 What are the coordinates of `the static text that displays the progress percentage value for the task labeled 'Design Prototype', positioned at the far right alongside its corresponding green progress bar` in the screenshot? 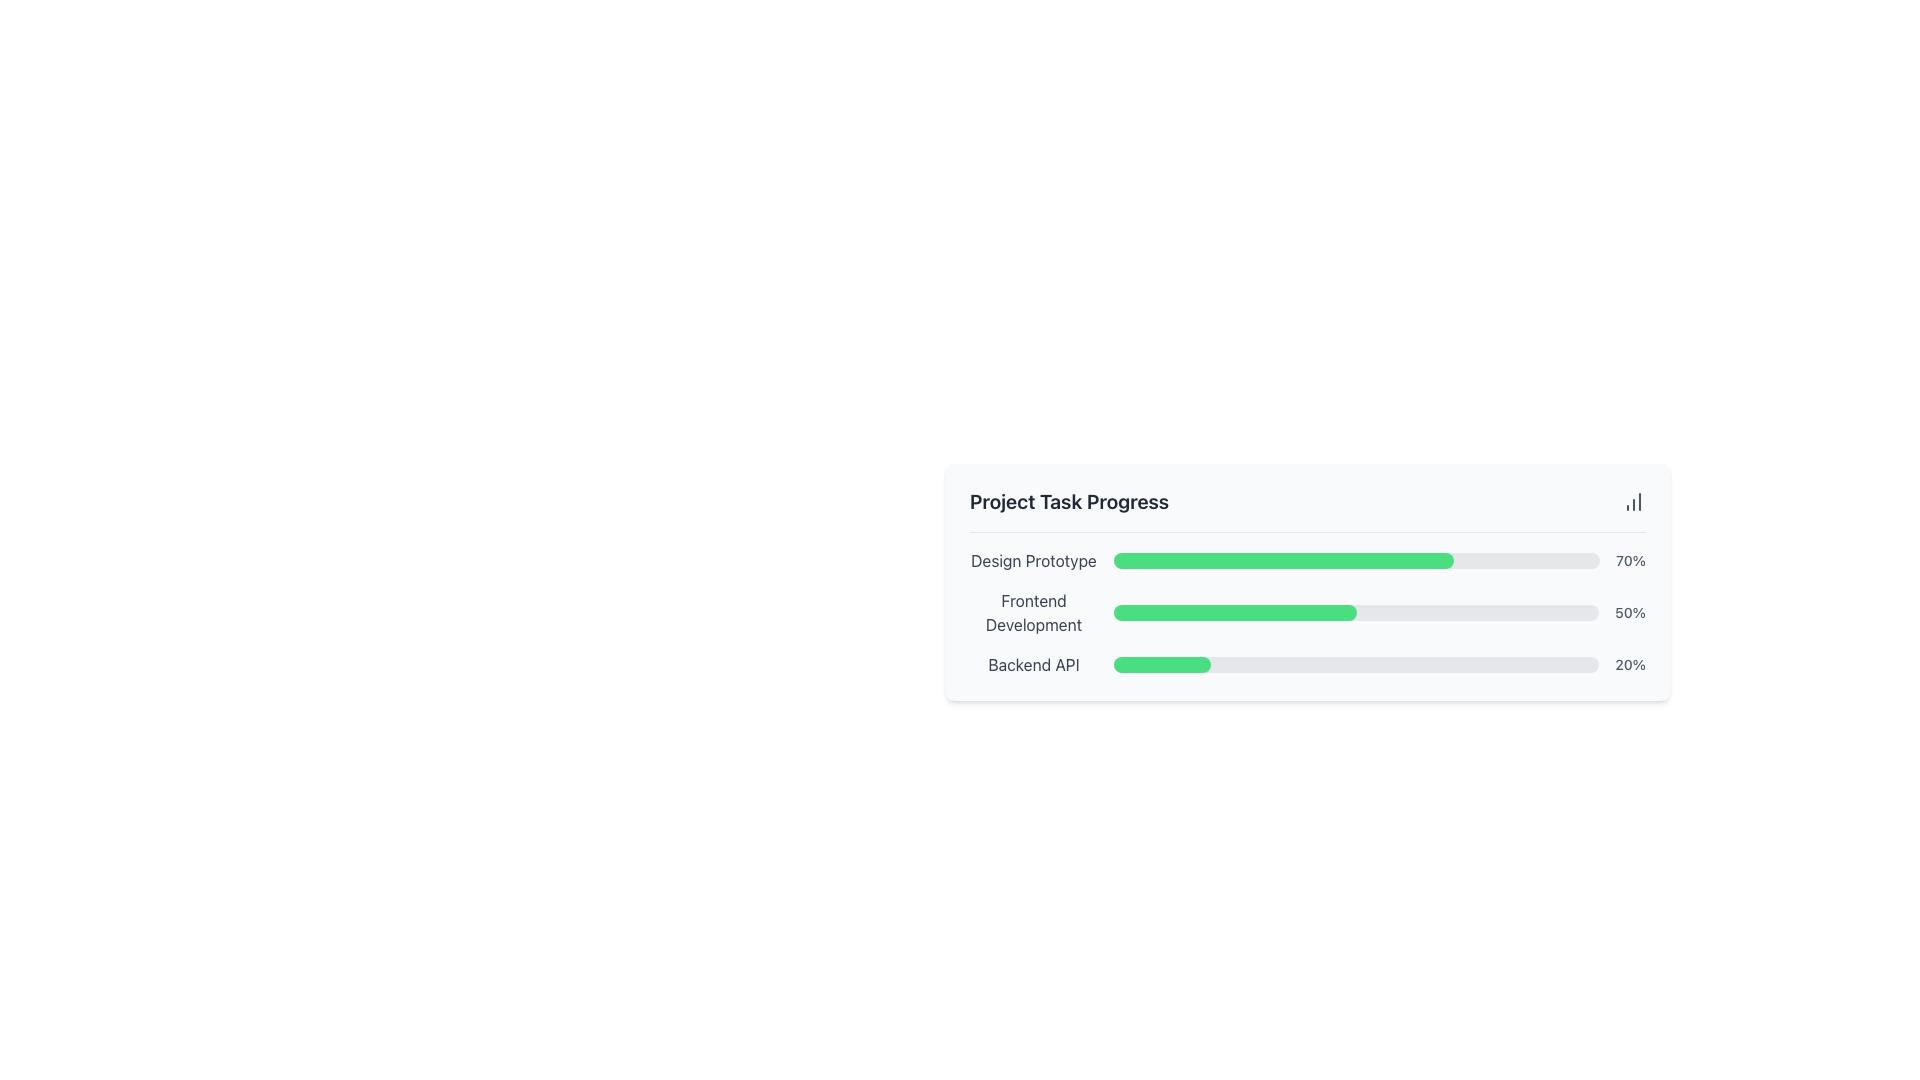 It's located at (1631, 560).